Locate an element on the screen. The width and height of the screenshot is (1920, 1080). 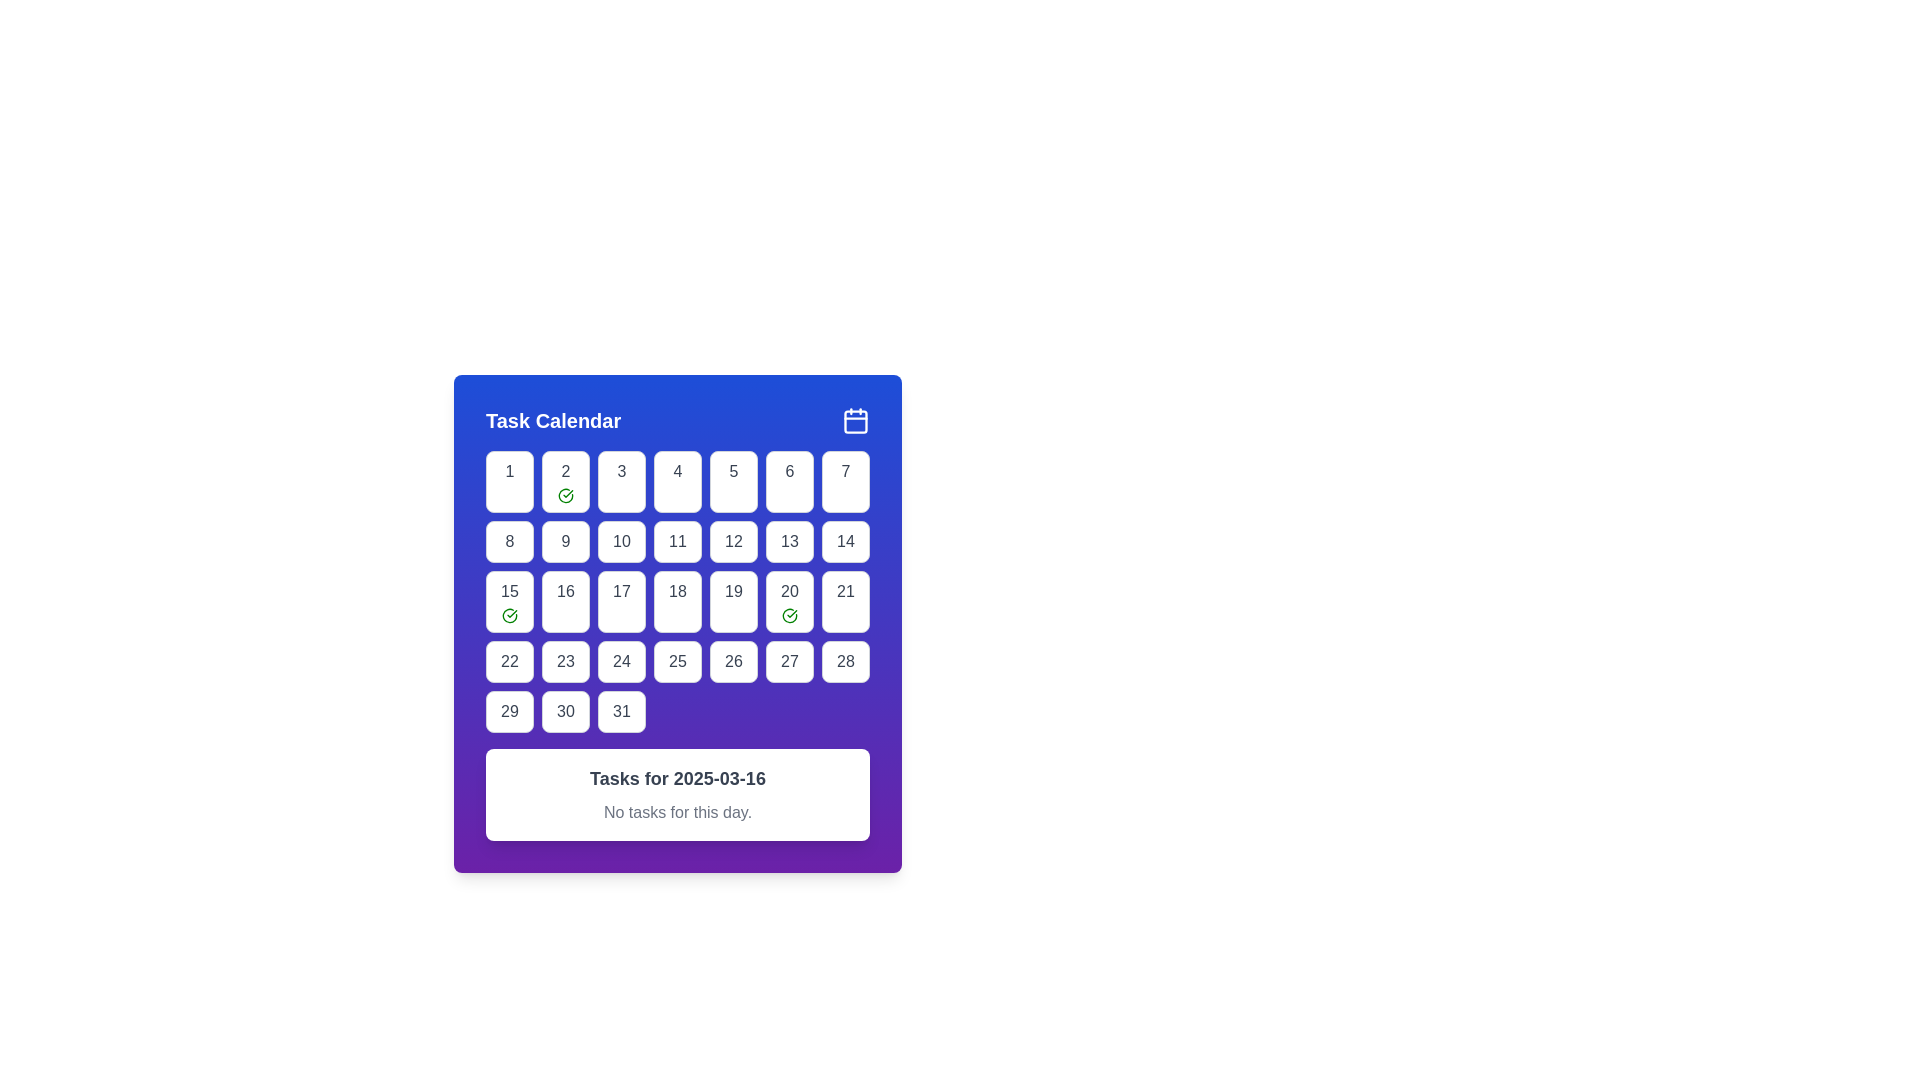
the button labeled '16' in the Task Calendar grid is located at coordinates (565, 600).